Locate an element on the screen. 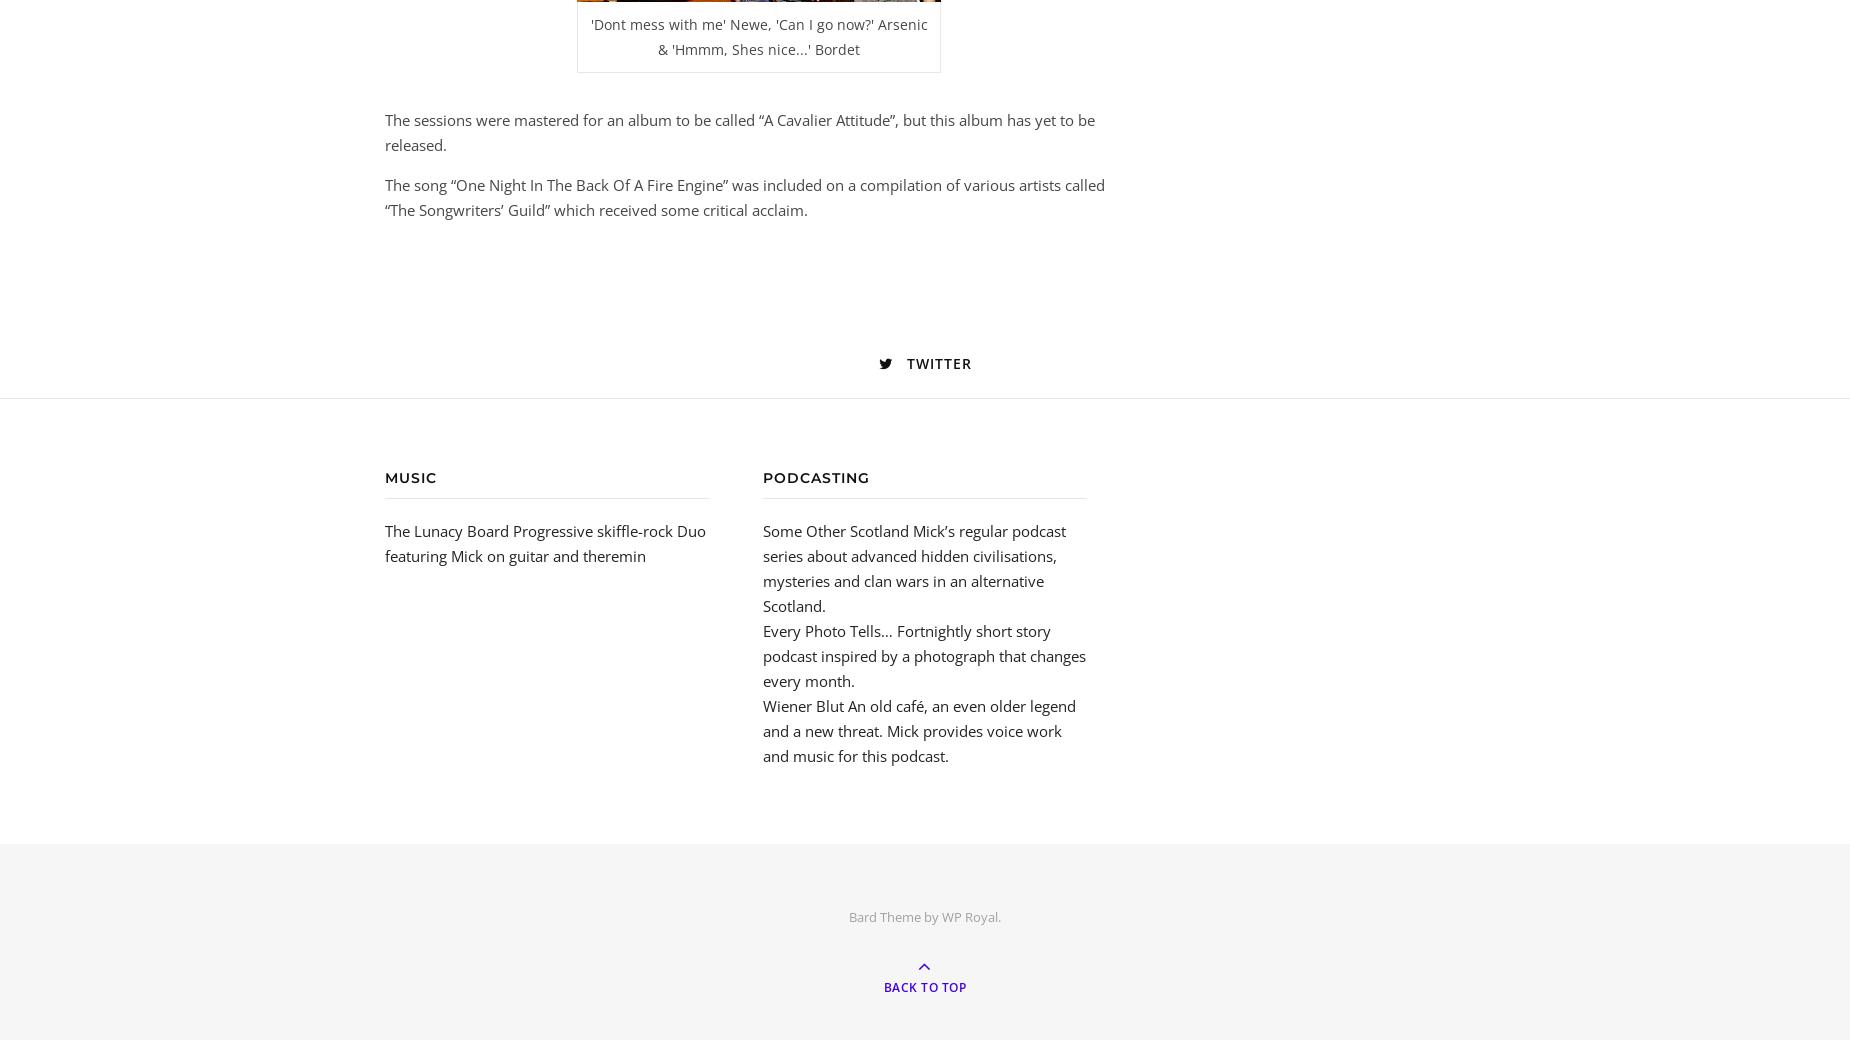 This screenshot has width=1850, height=1040. 'Wiener Blut' is located at coordinates (803, 705).